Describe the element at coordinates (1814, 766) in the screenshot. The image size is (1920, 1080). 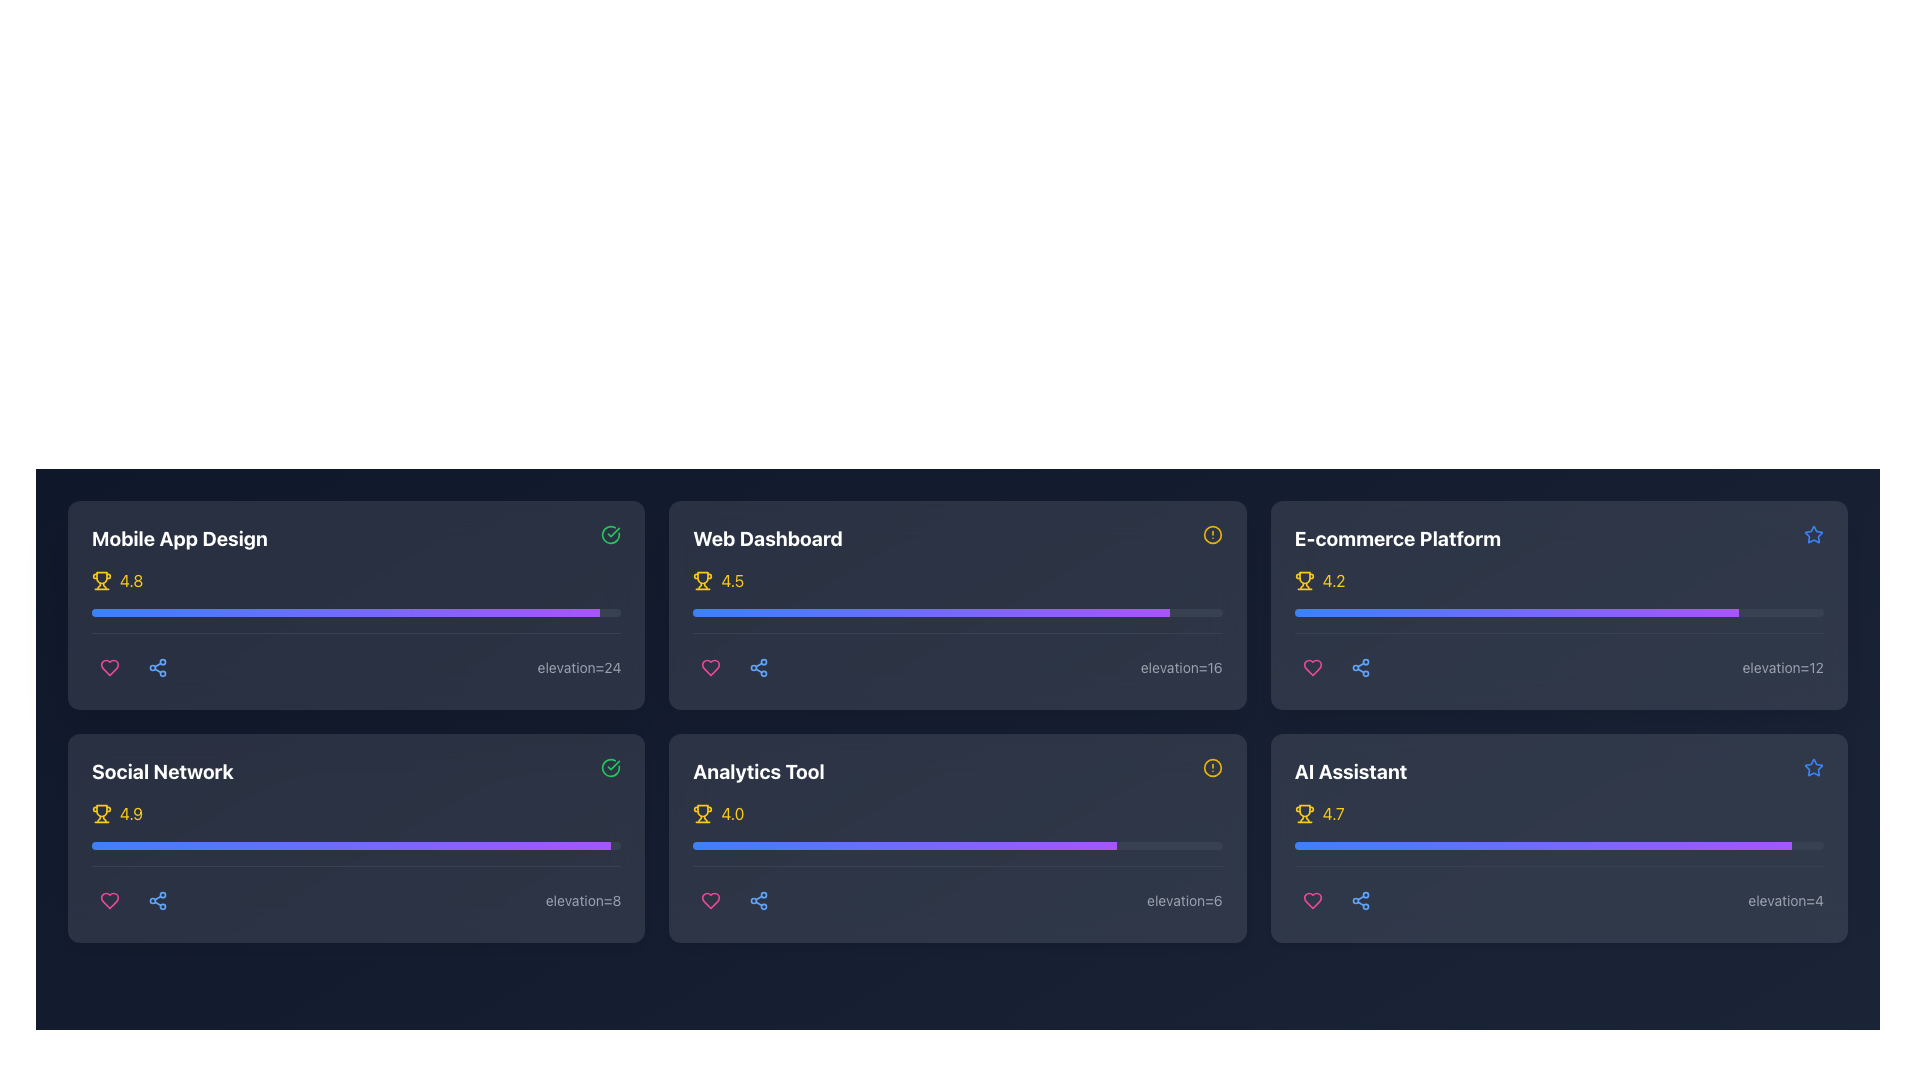
I see `the blue outlined star icon located adjacent to the text 'AI Assistant' in the upper-right corner of the box` at that location.